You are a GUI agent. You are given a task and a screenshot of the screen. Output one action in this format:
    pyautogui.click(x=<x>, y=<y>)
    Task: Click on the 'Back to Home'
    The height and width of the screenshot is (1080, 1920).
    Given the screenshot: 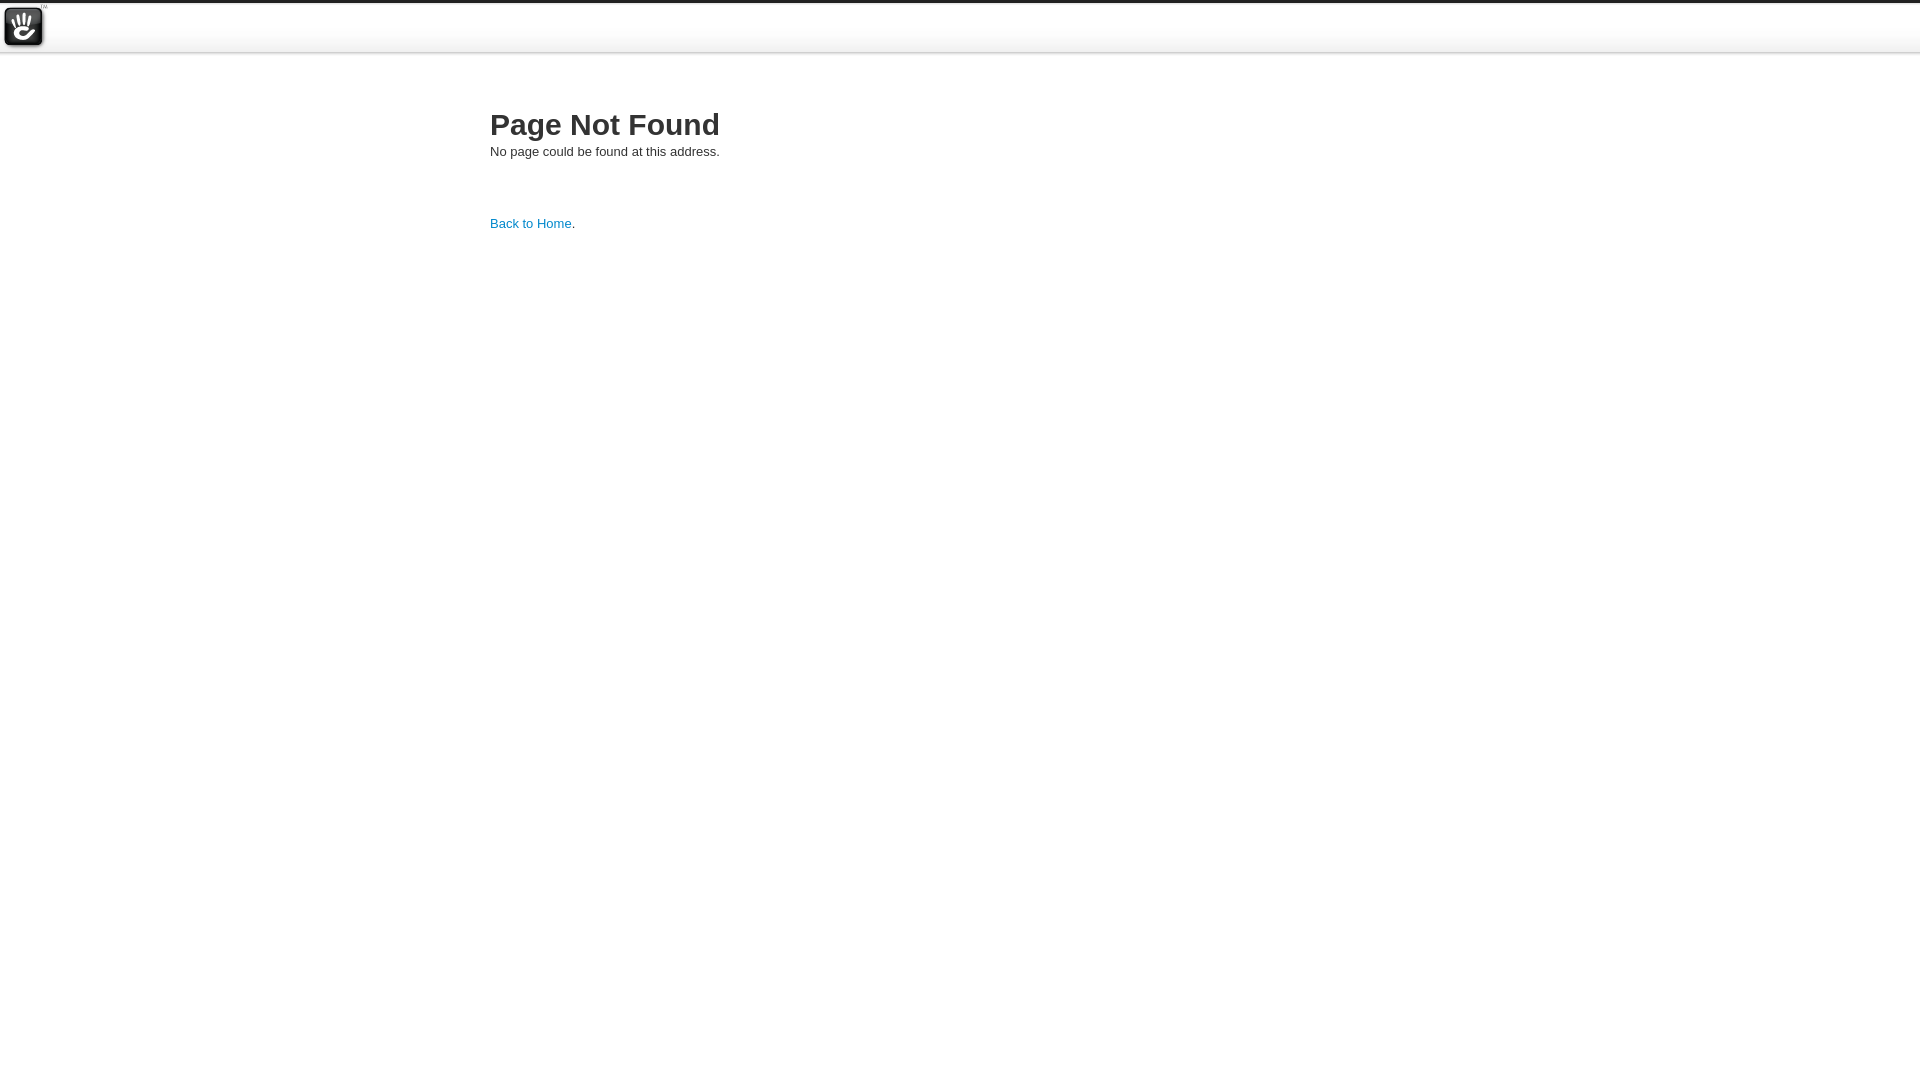 What is the action you would take?
    pyautogui.click(x=489, y=223)
    